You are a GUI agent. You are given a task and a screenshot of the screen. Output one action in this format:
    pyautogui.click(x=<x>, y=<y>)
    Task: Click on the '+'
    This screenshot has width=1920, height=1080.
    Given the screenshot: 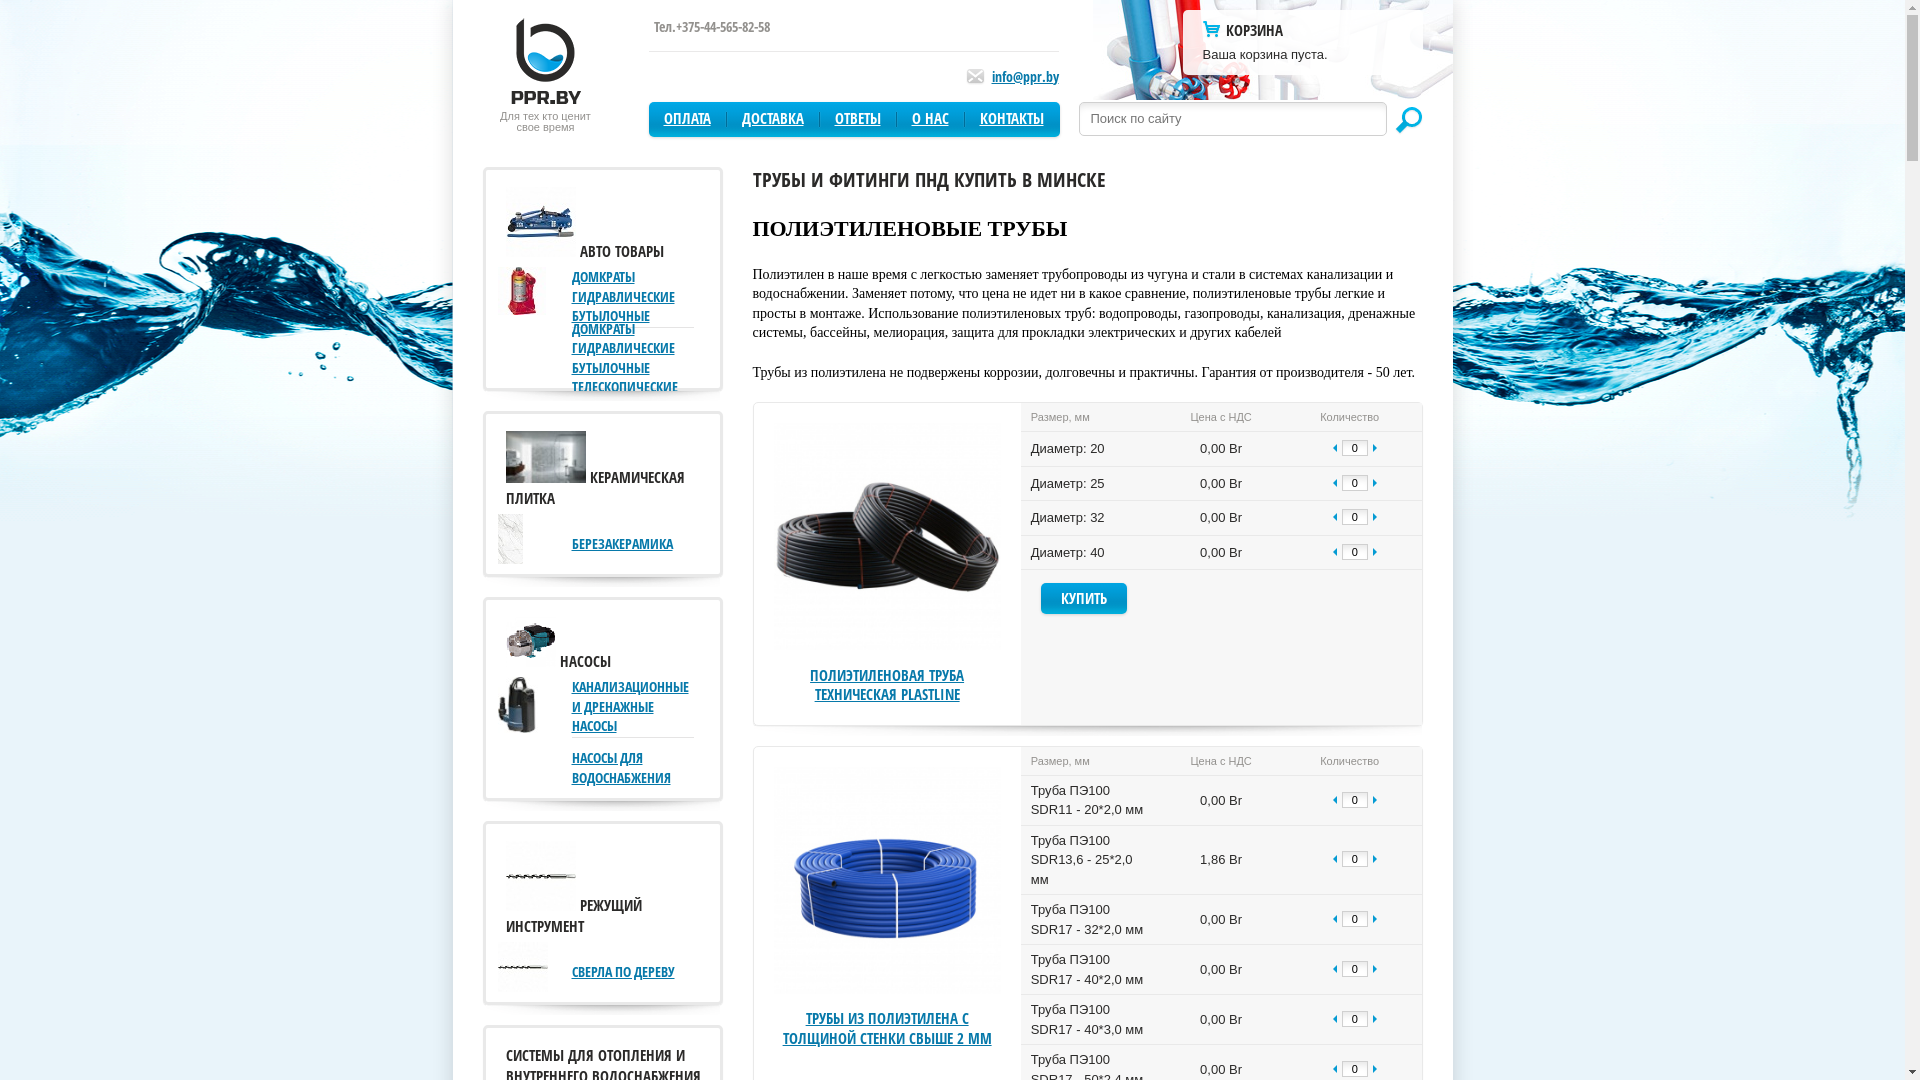 What is the action you would take?
    pyautogui.click(x=1373, y=968)
    